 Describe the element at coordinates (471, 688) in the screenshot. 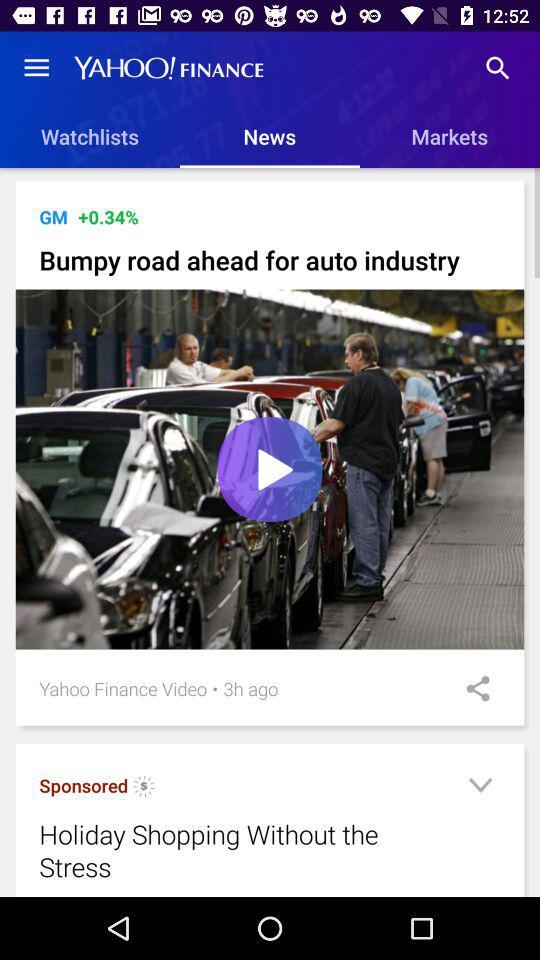

I see `item to the right of the 3h ago icon` at that location.